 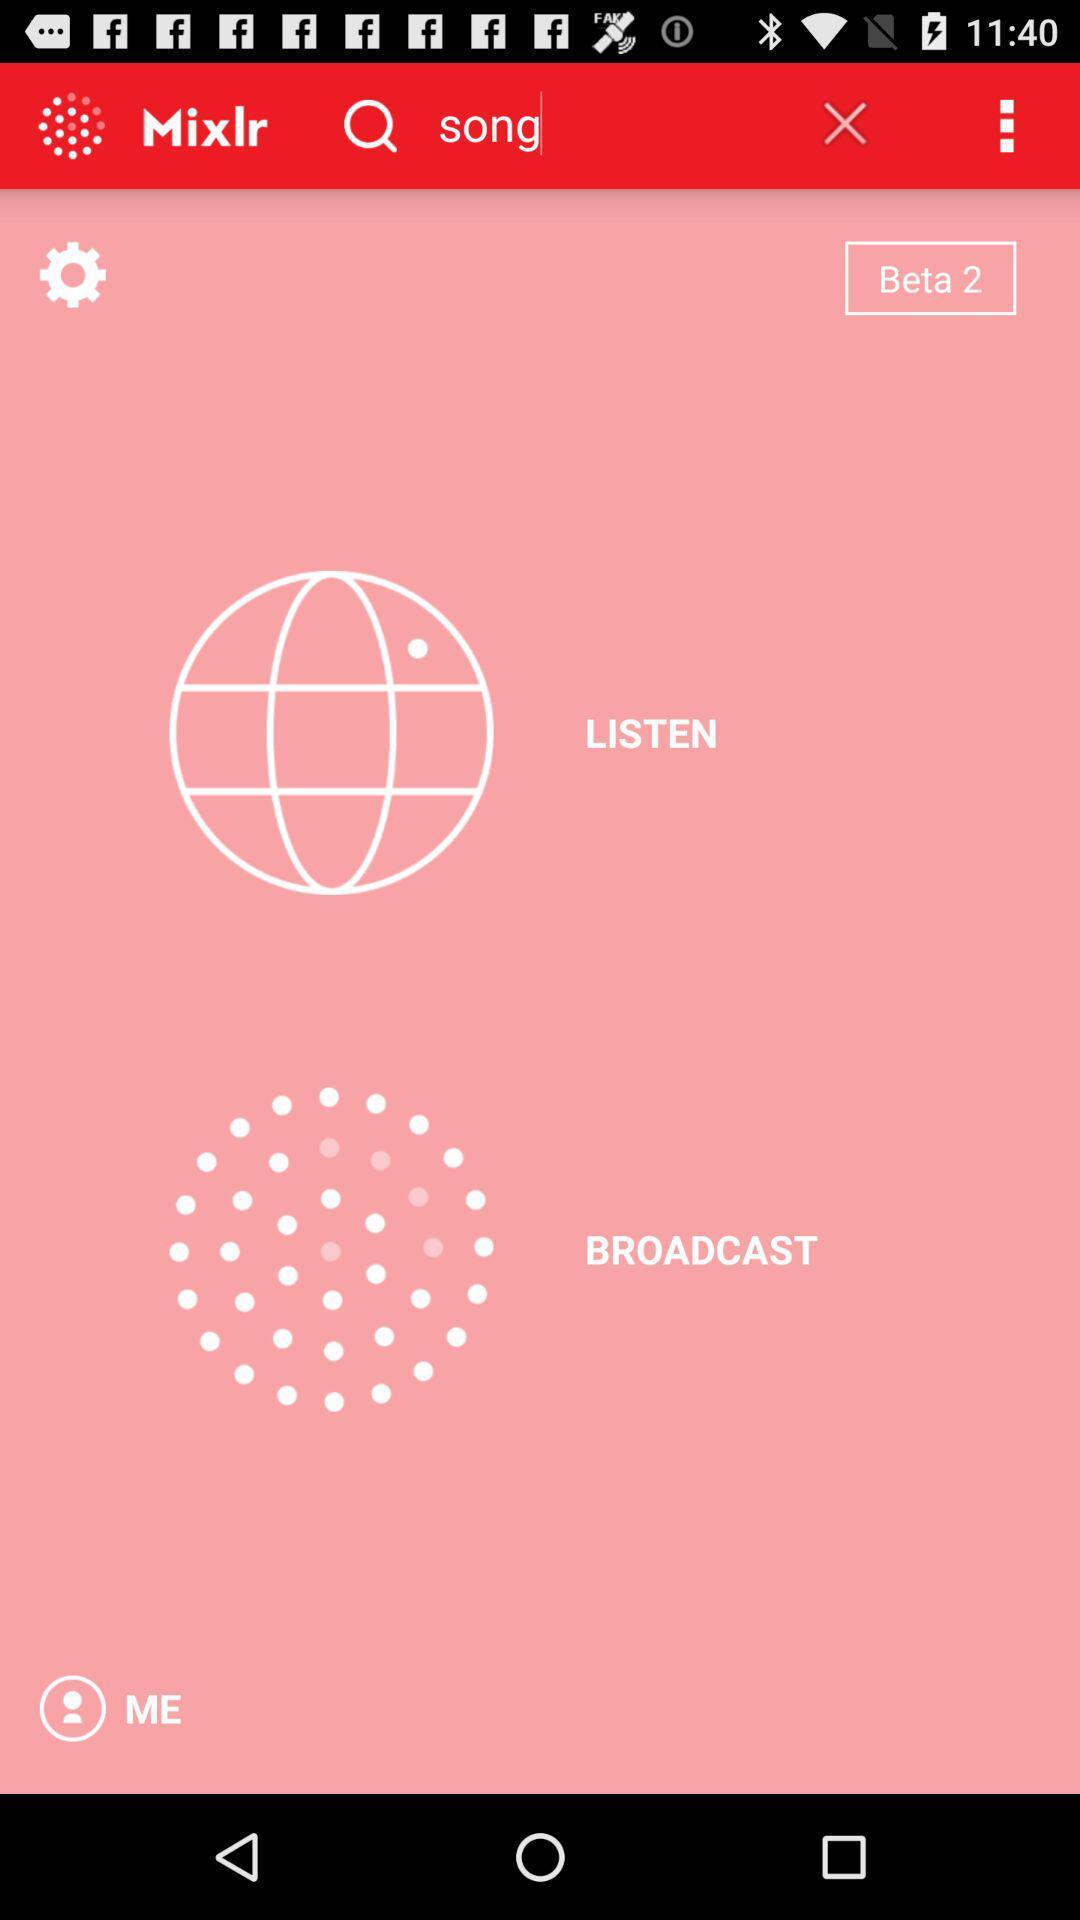 I want to click on the settings icon, so click(x=71, y=292).